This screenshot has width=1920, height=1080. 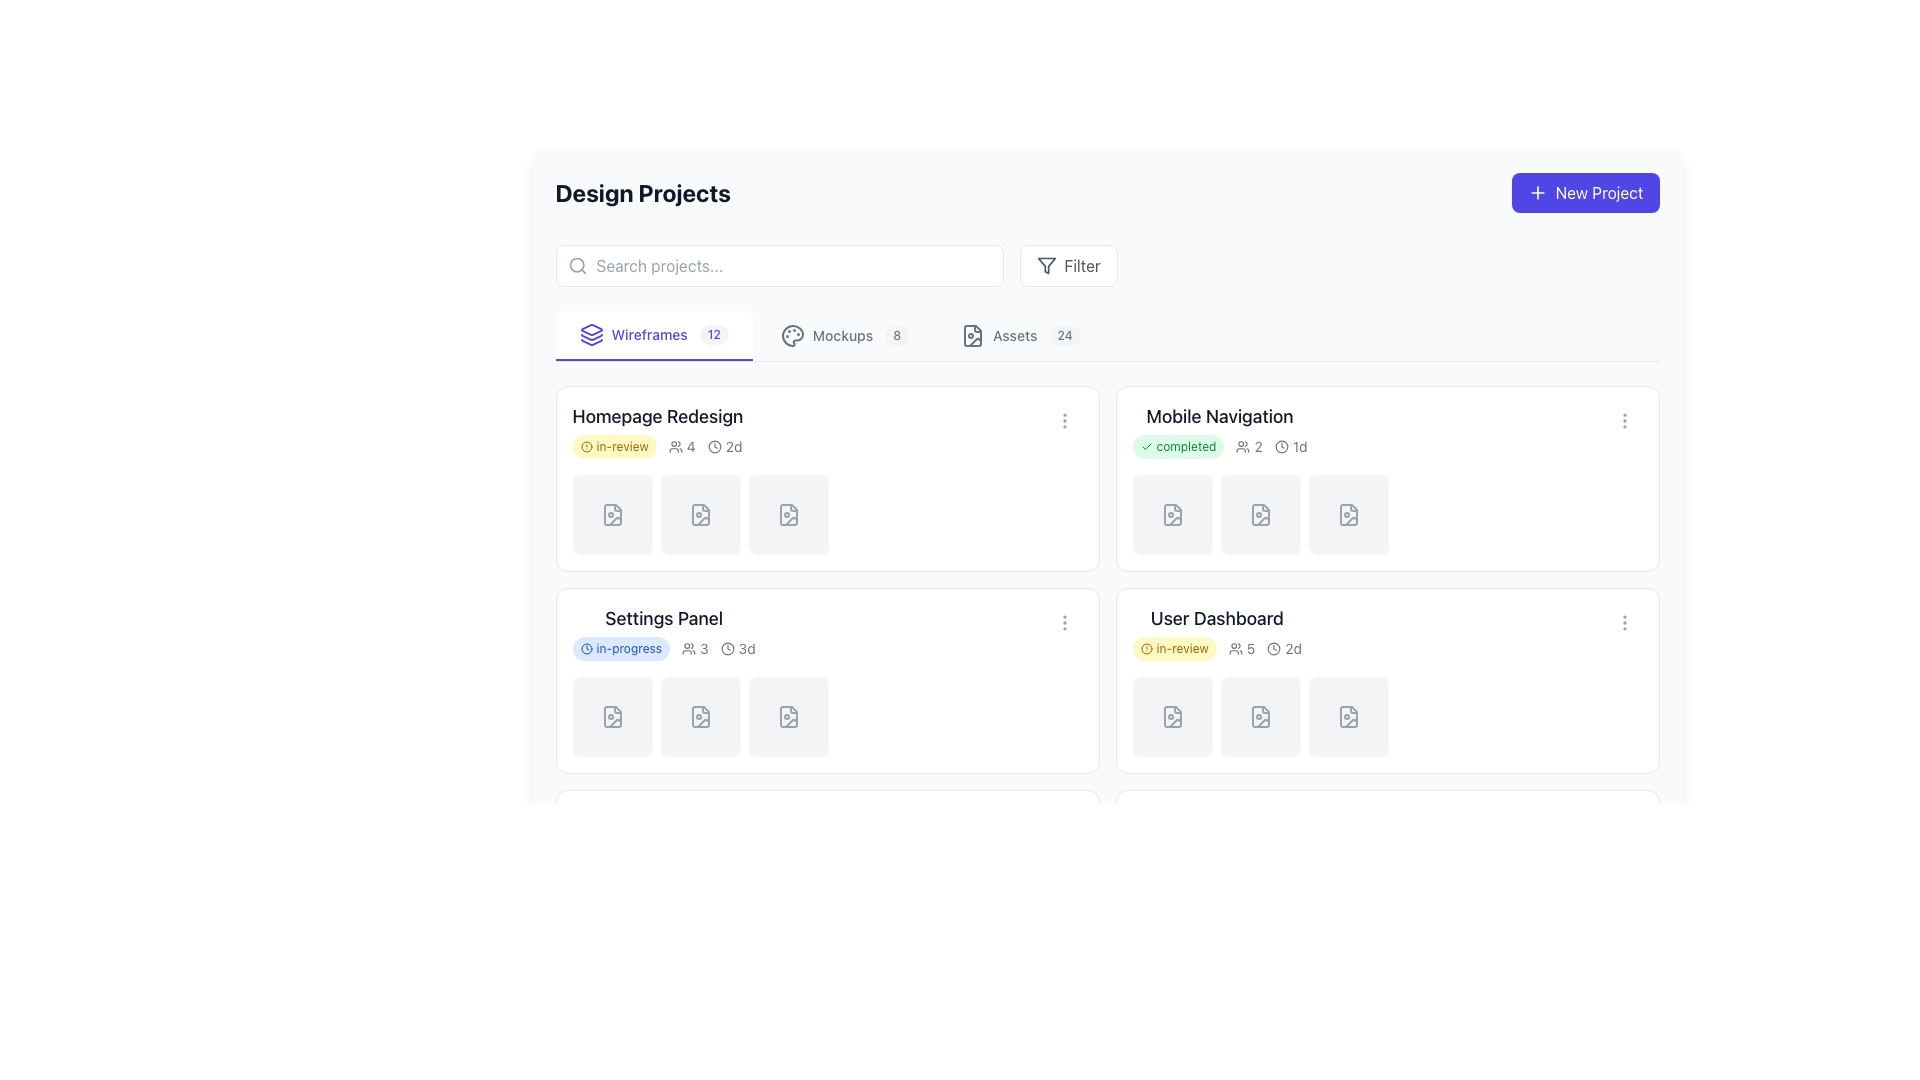 What do you see at coordinates (787, 514) in the screenshot?
I see `the file or document icon located in the upper left quadrant of the interface within the 'Homepage Redesign' card` at bounding box center [787, 514].